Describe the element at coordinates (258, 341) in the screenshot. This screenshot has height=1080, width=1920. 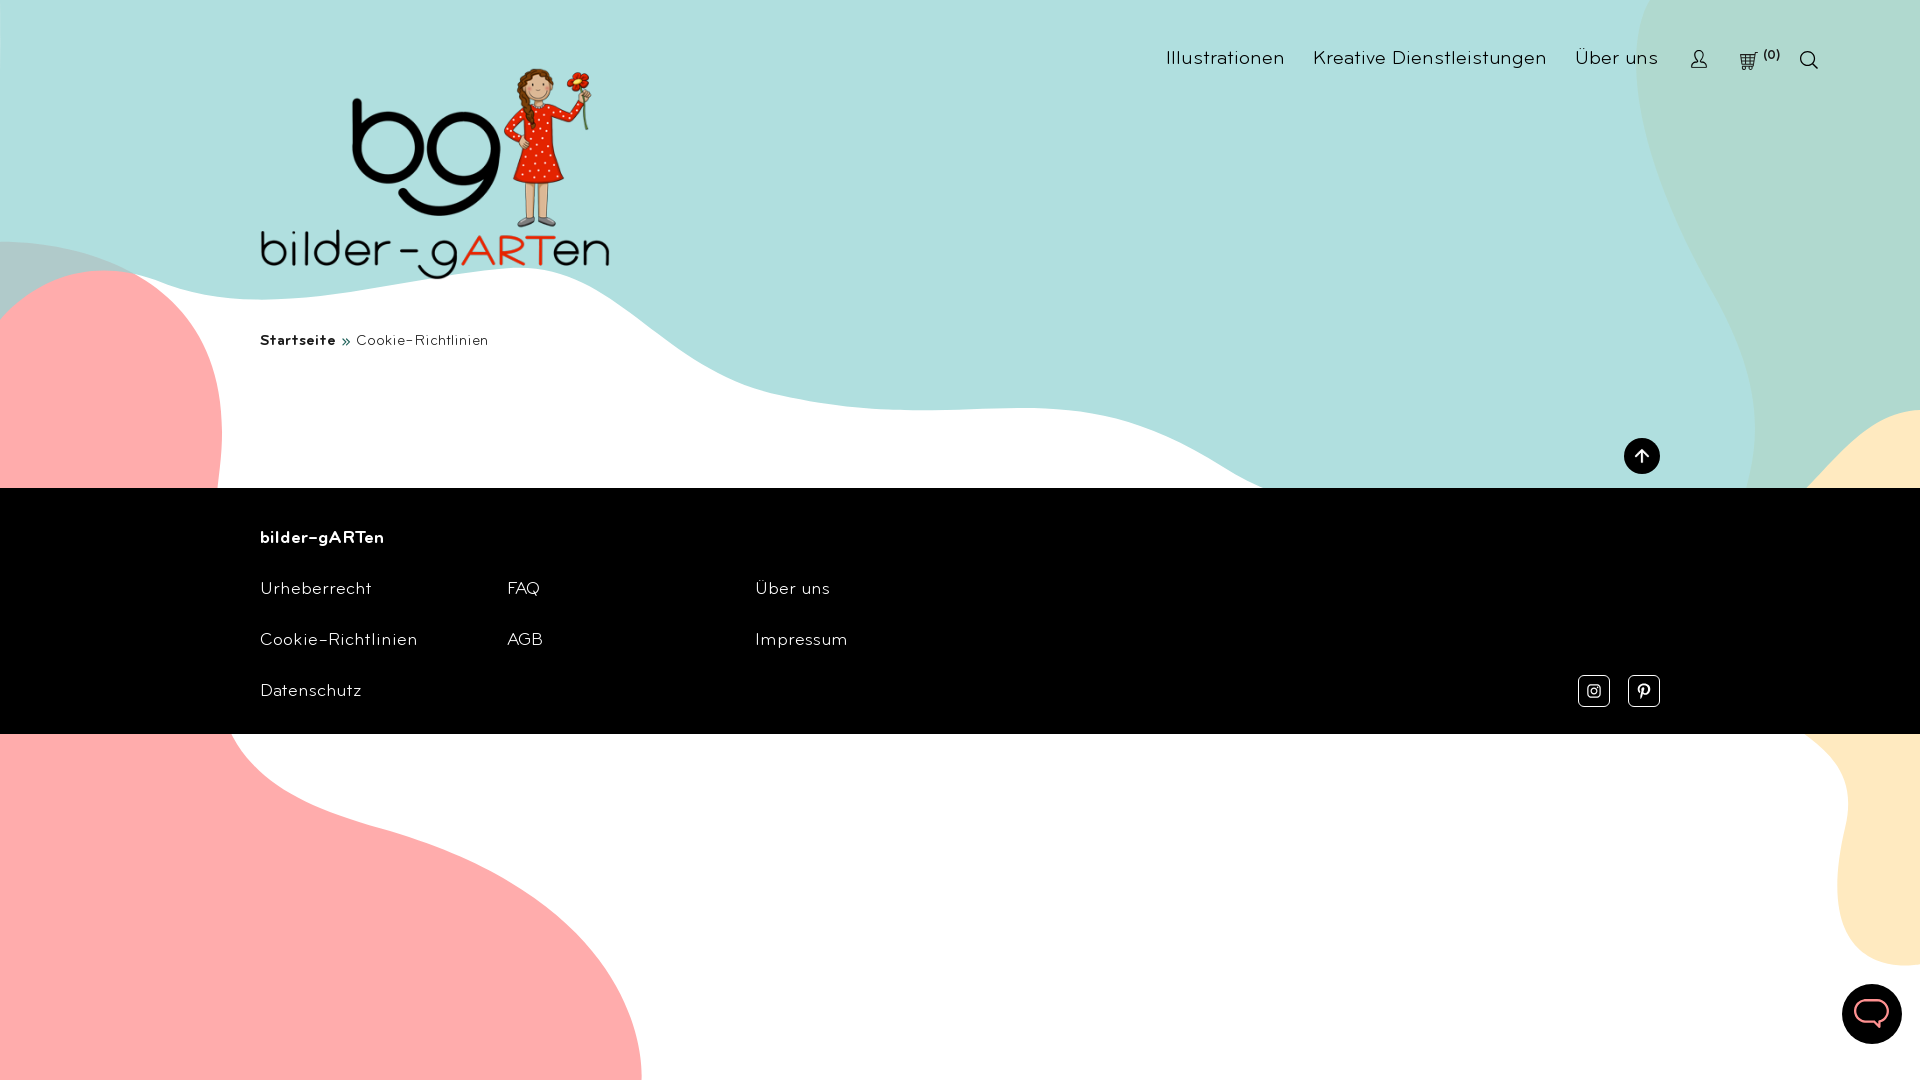
I see `'Startseite'` at that location.